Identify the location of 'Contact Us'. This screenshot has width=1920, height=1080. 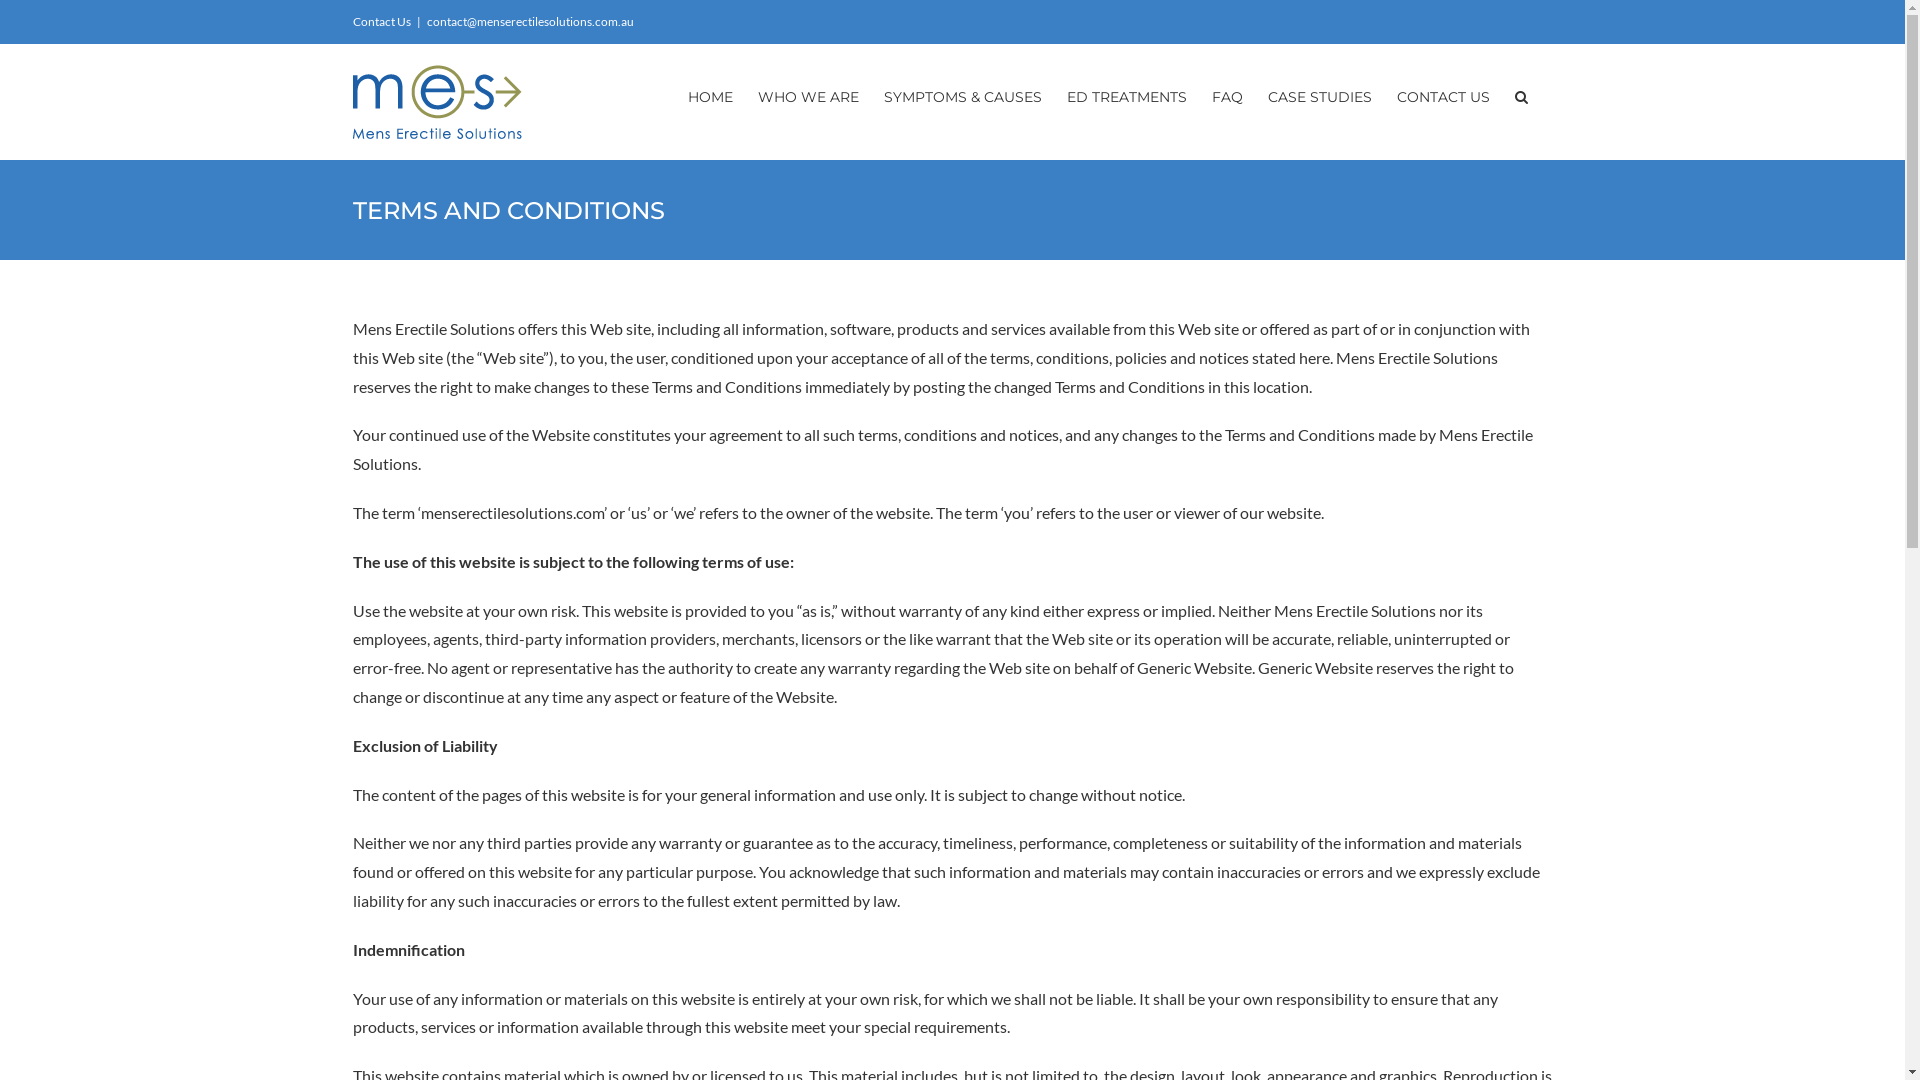
(380, 21).